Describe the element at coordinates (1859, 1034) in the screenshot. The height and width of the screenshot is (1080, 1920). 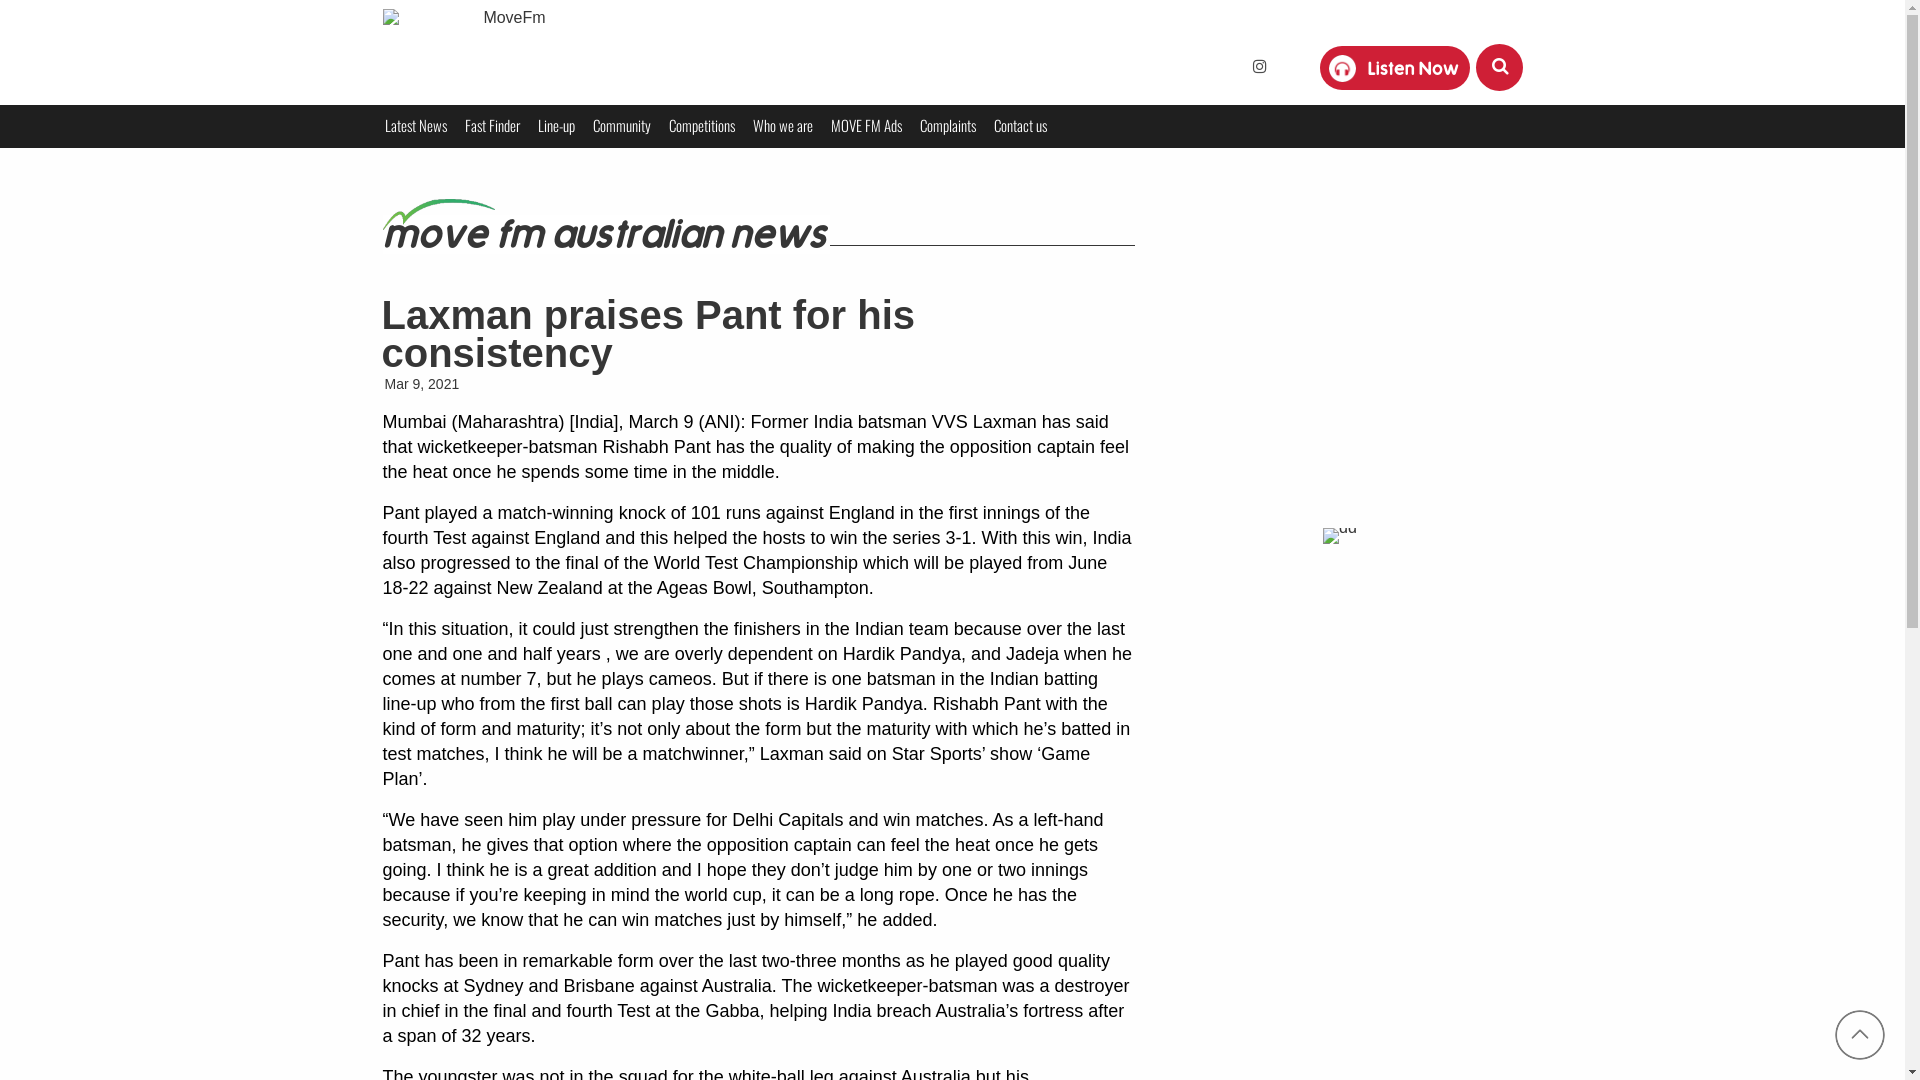
I see `'top'` at that location.